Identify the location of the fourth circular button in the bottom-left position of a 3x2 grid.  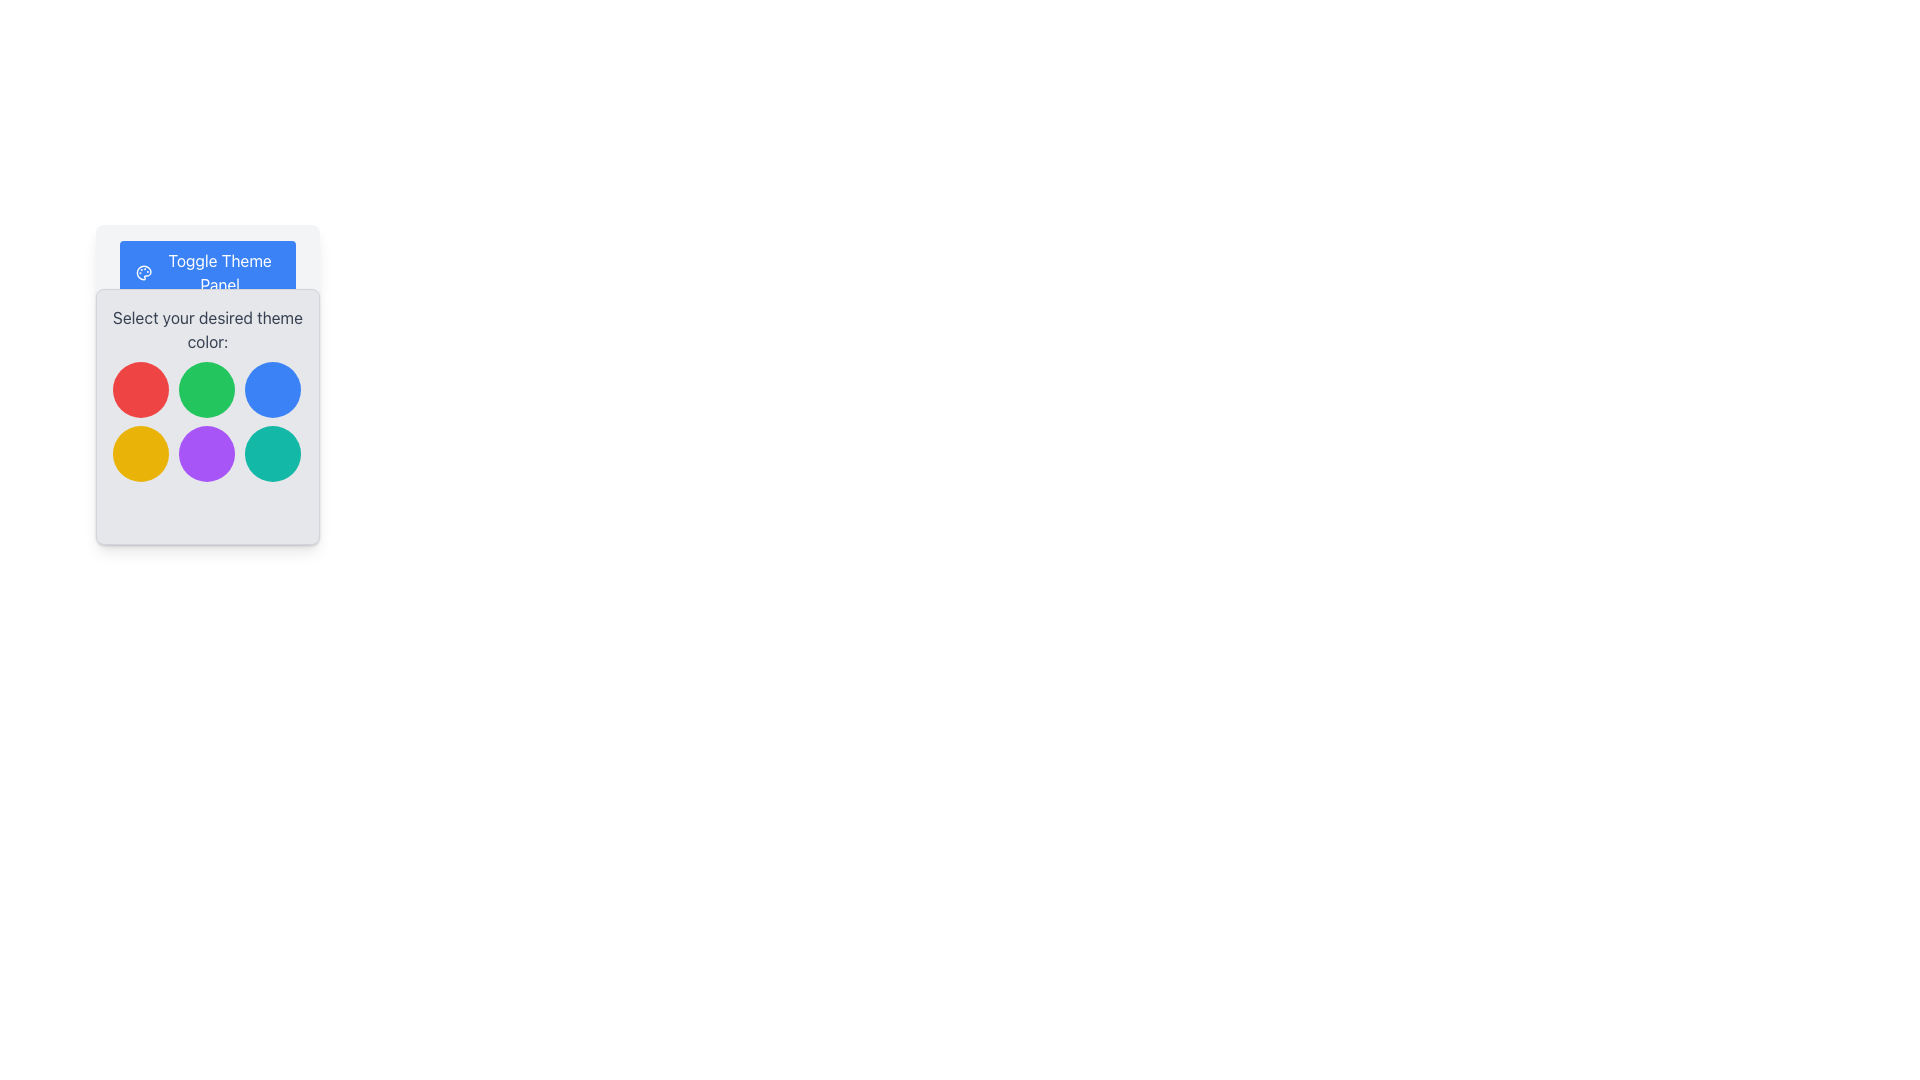
(139, 454).